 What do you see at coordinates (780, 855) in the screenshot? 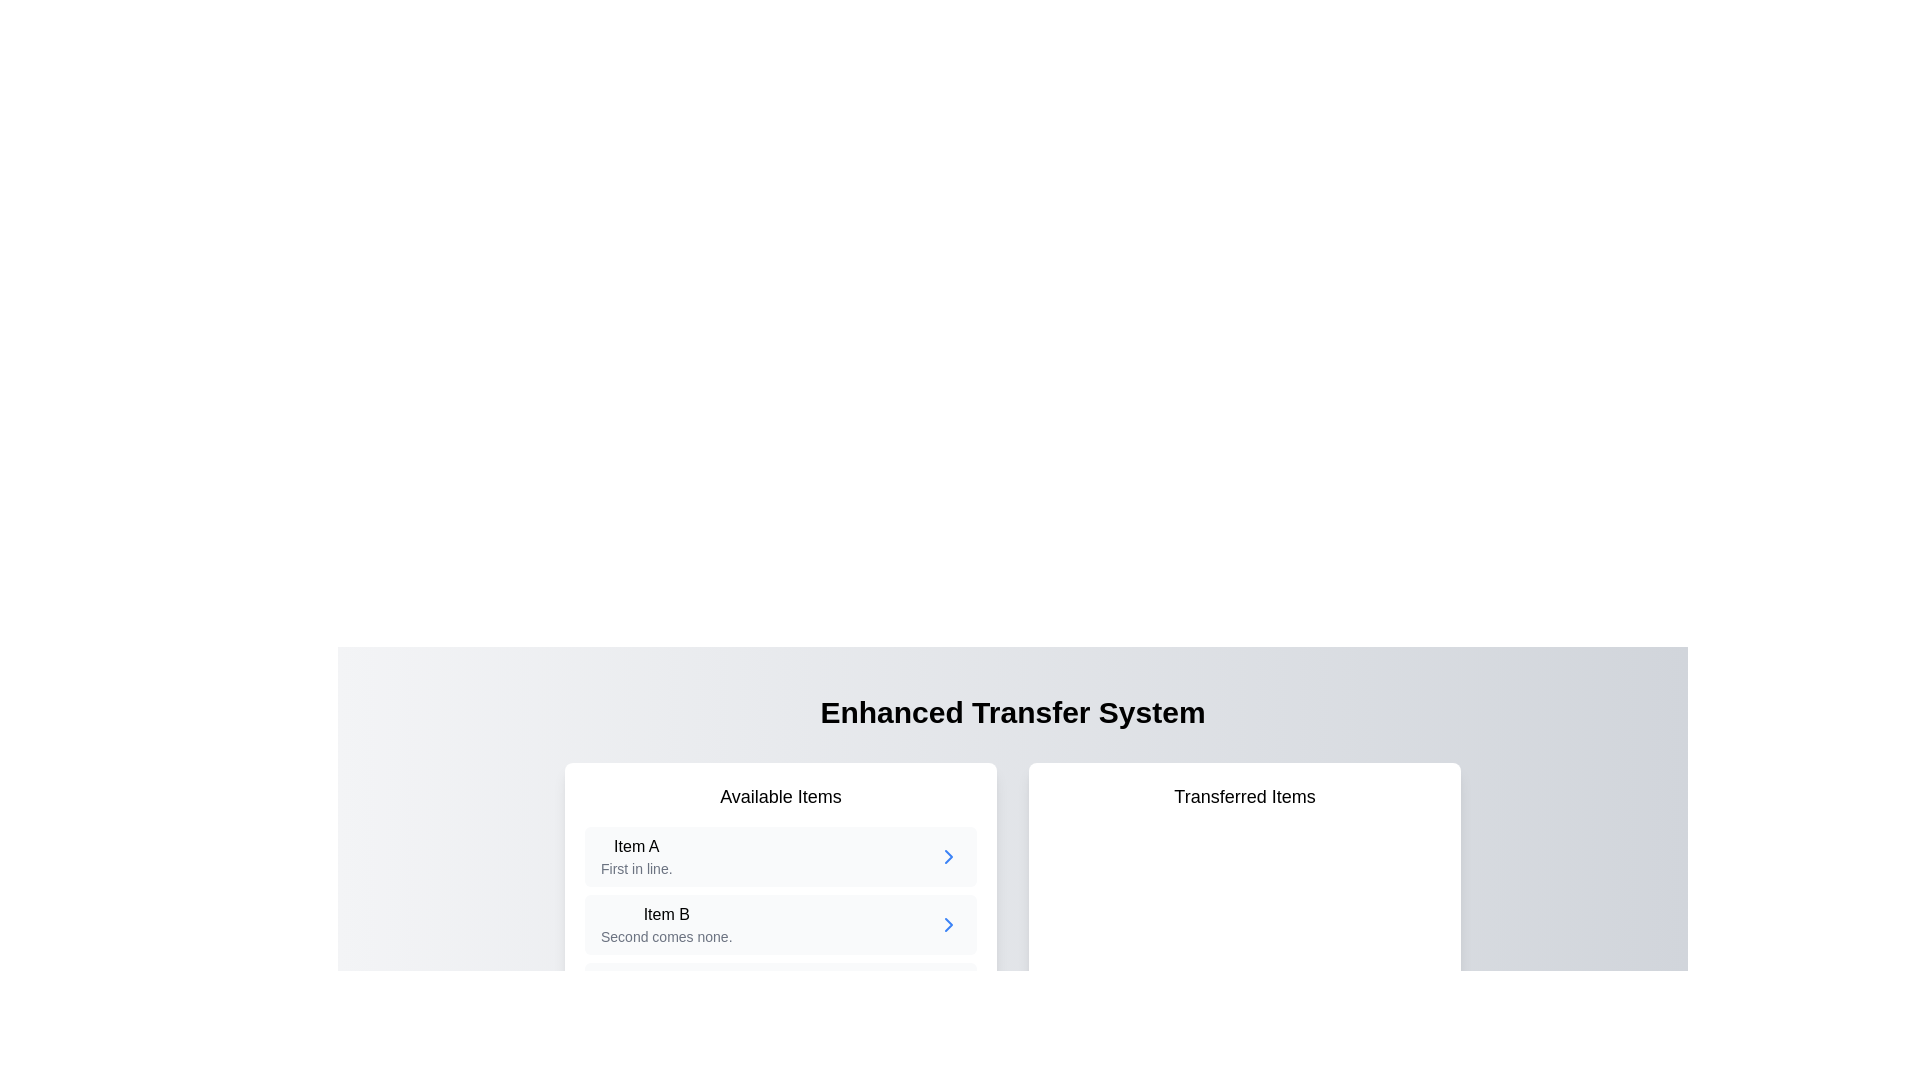
I see `information from the first item in the list labeled 'Available Items', which contains an embedded navigation indicator` at bounding box center [780, 855].